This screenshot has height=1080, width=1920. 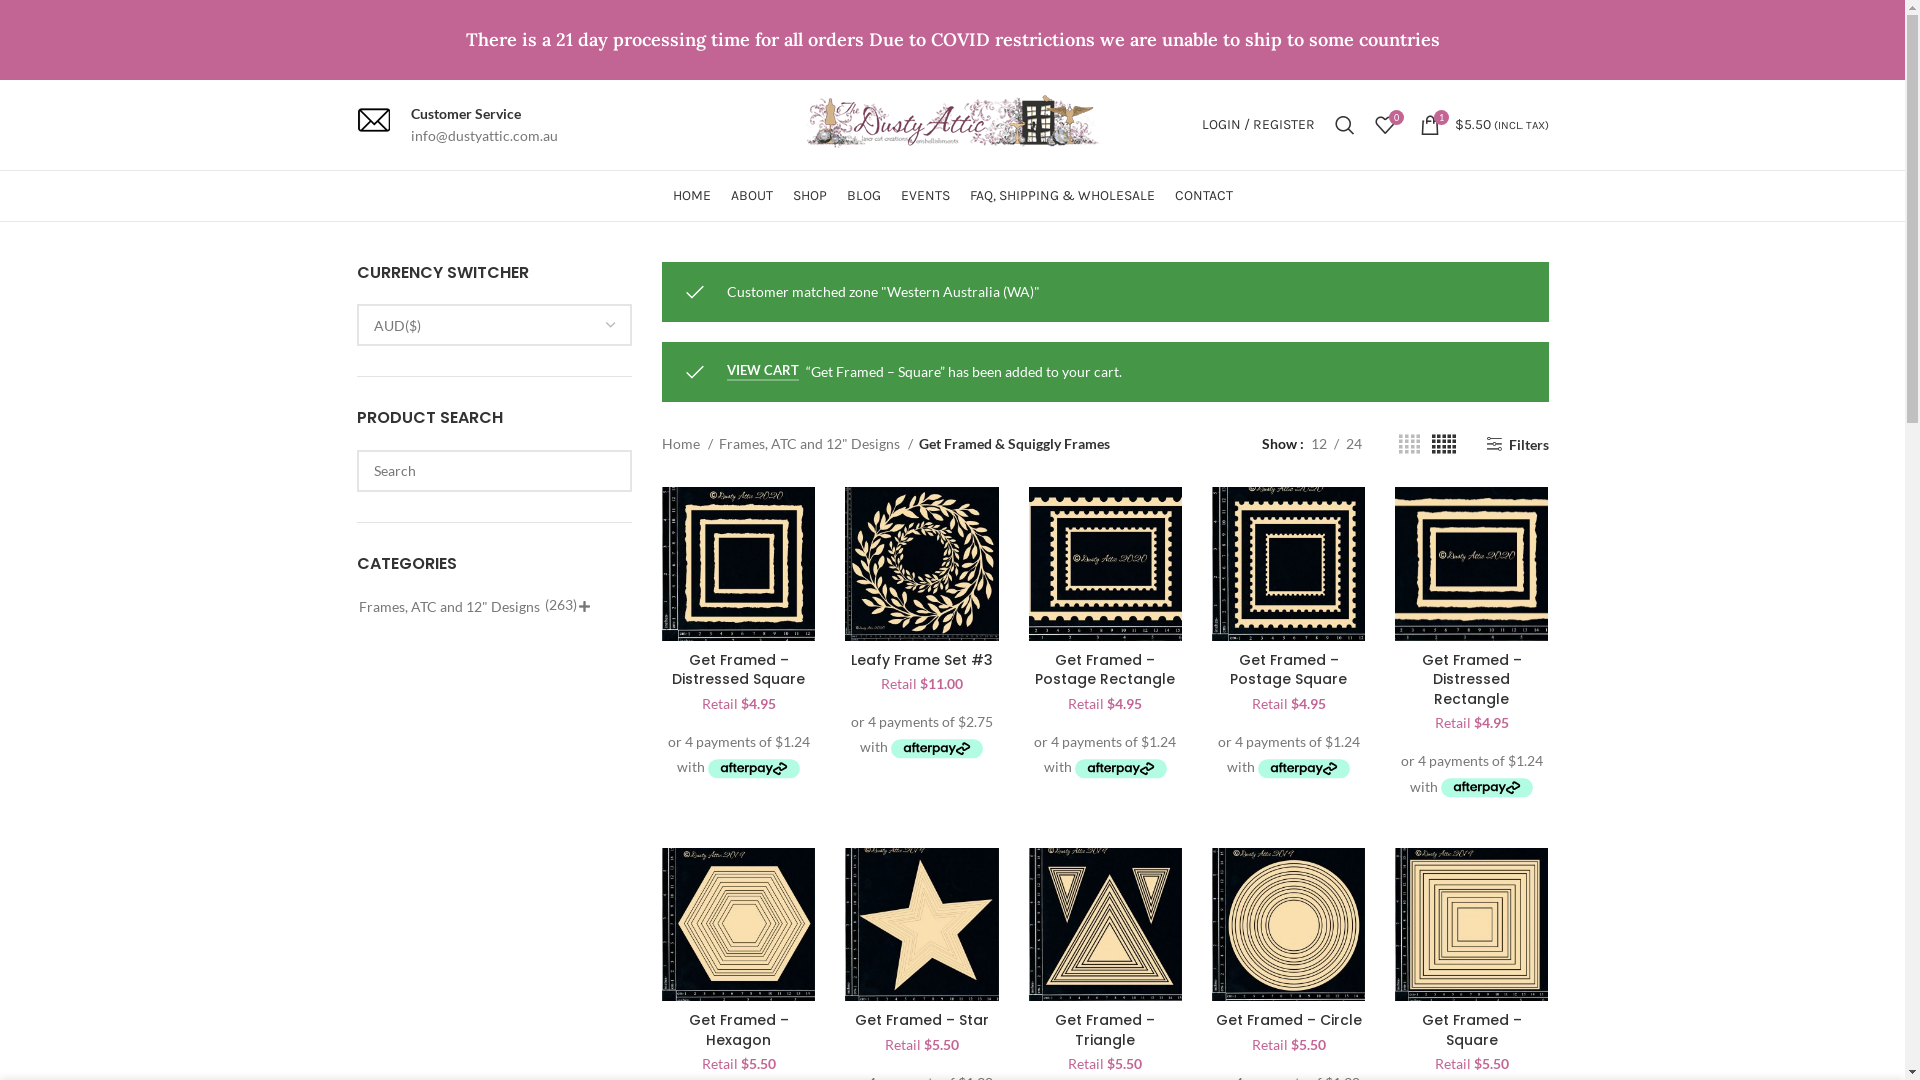 I want to click on '1, so click(x=1484, y=124).